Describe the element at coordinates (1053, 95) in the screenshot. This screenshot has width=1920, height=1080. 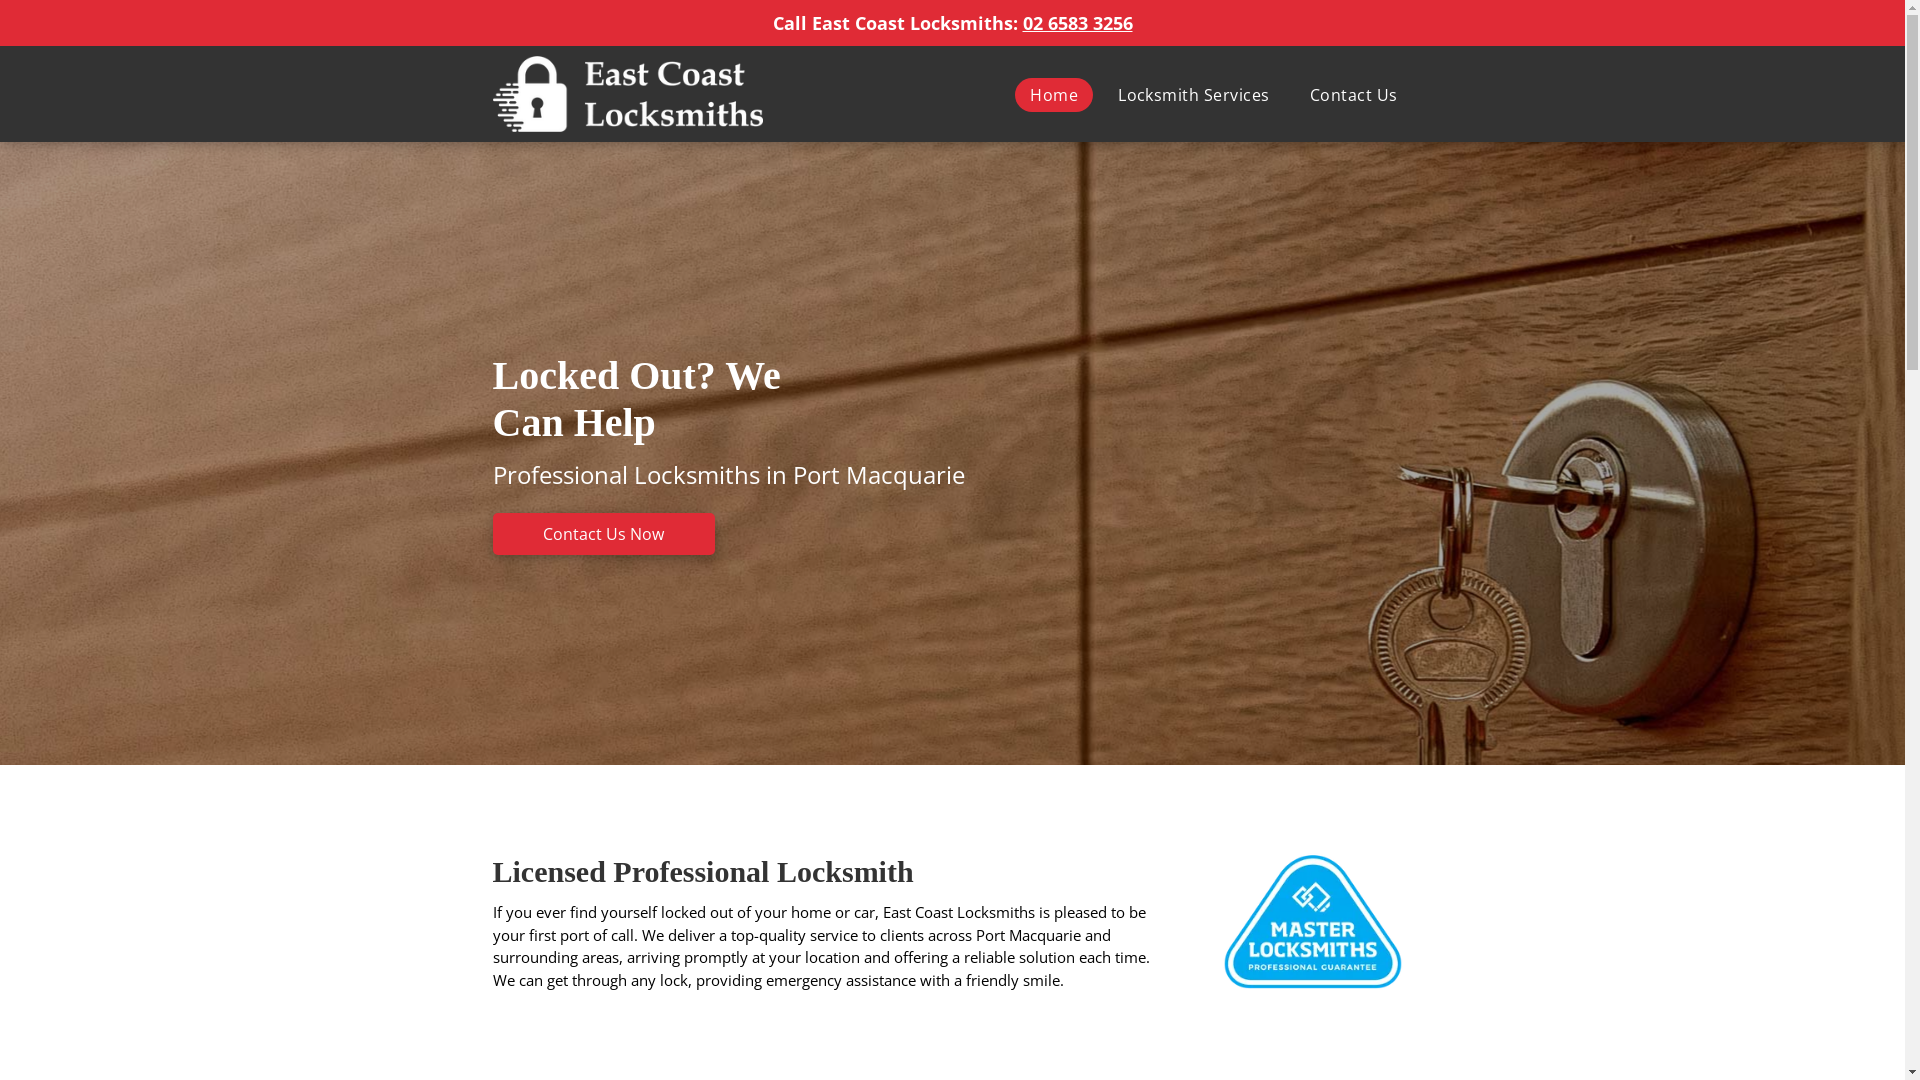
I see `'Home'` at that location.